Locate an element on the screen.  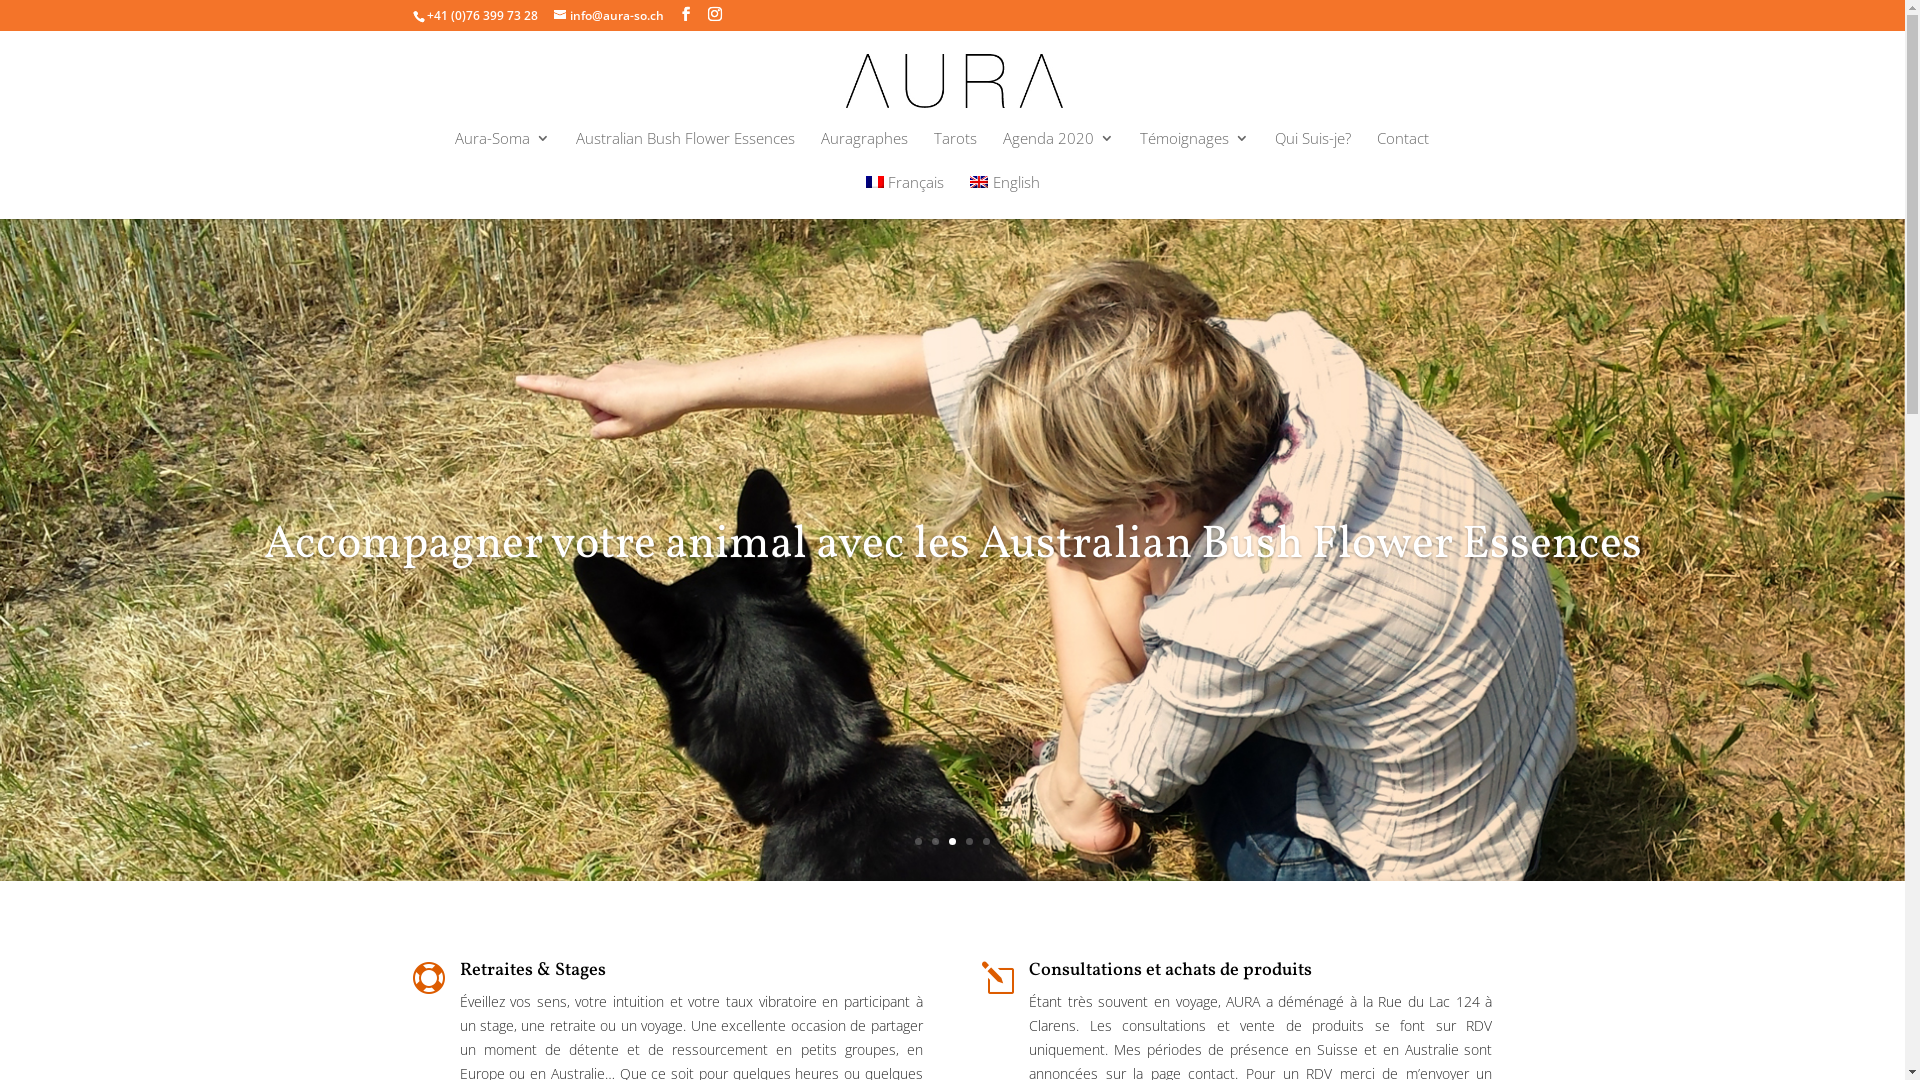
'l' is located at coordinates (998, 977).